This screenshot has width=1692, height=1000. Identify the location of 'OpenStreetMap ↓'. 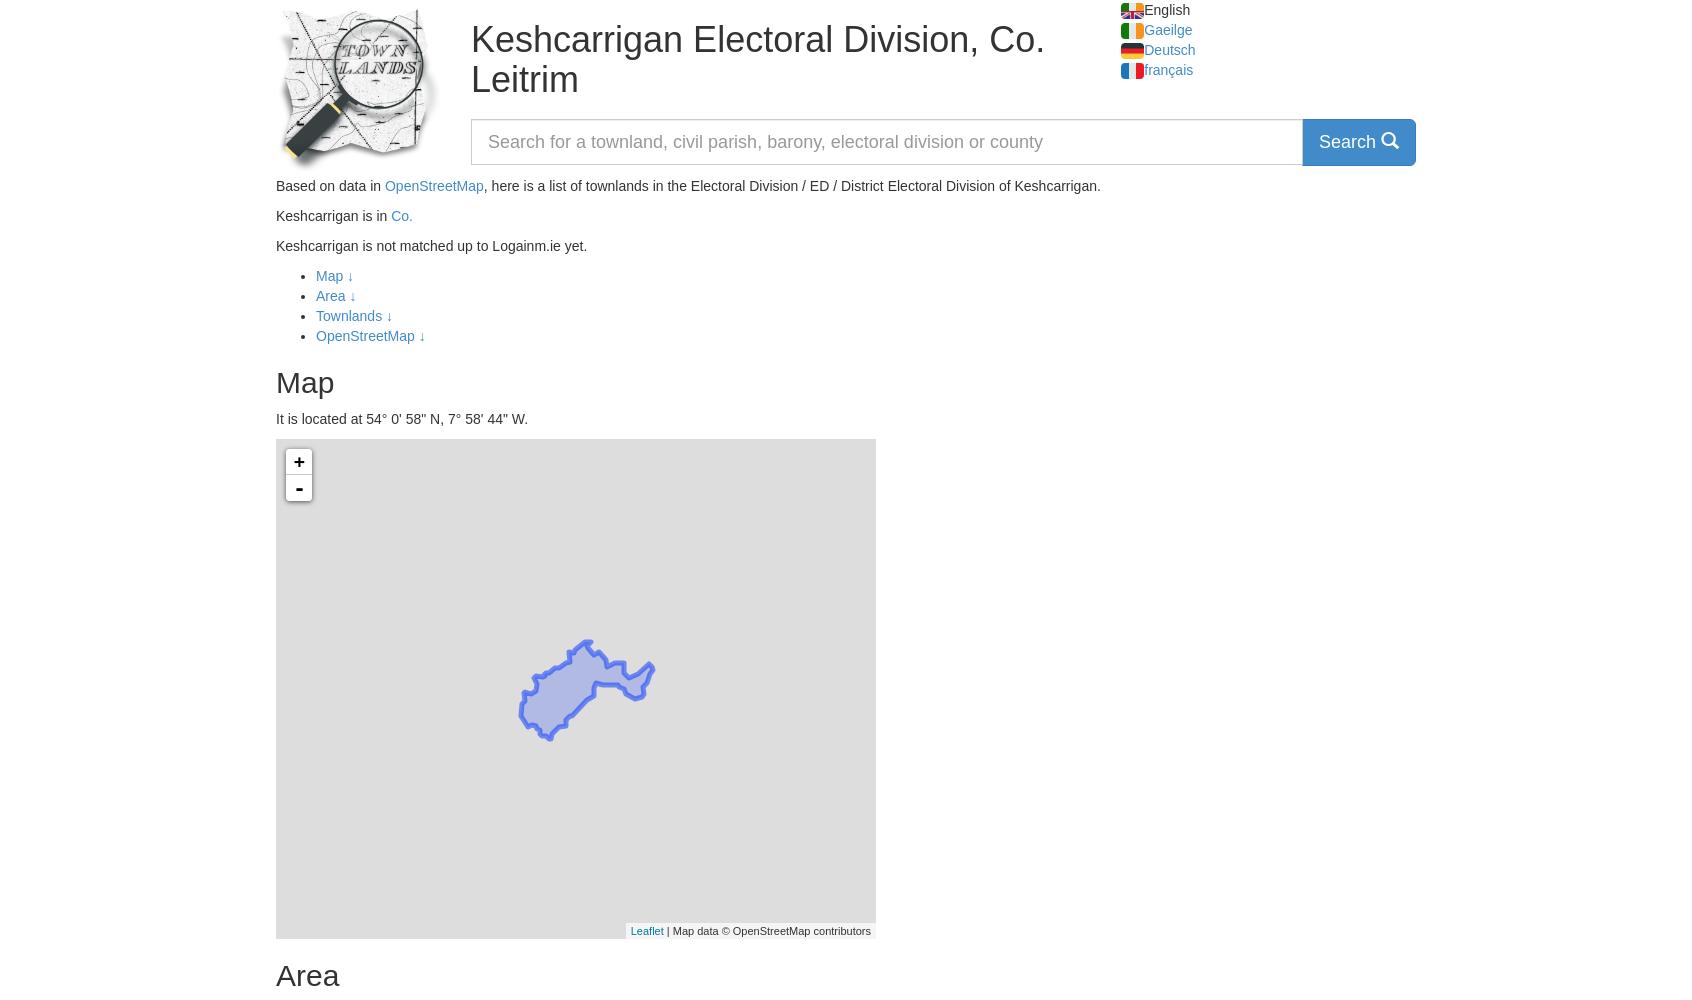
(370, 335).